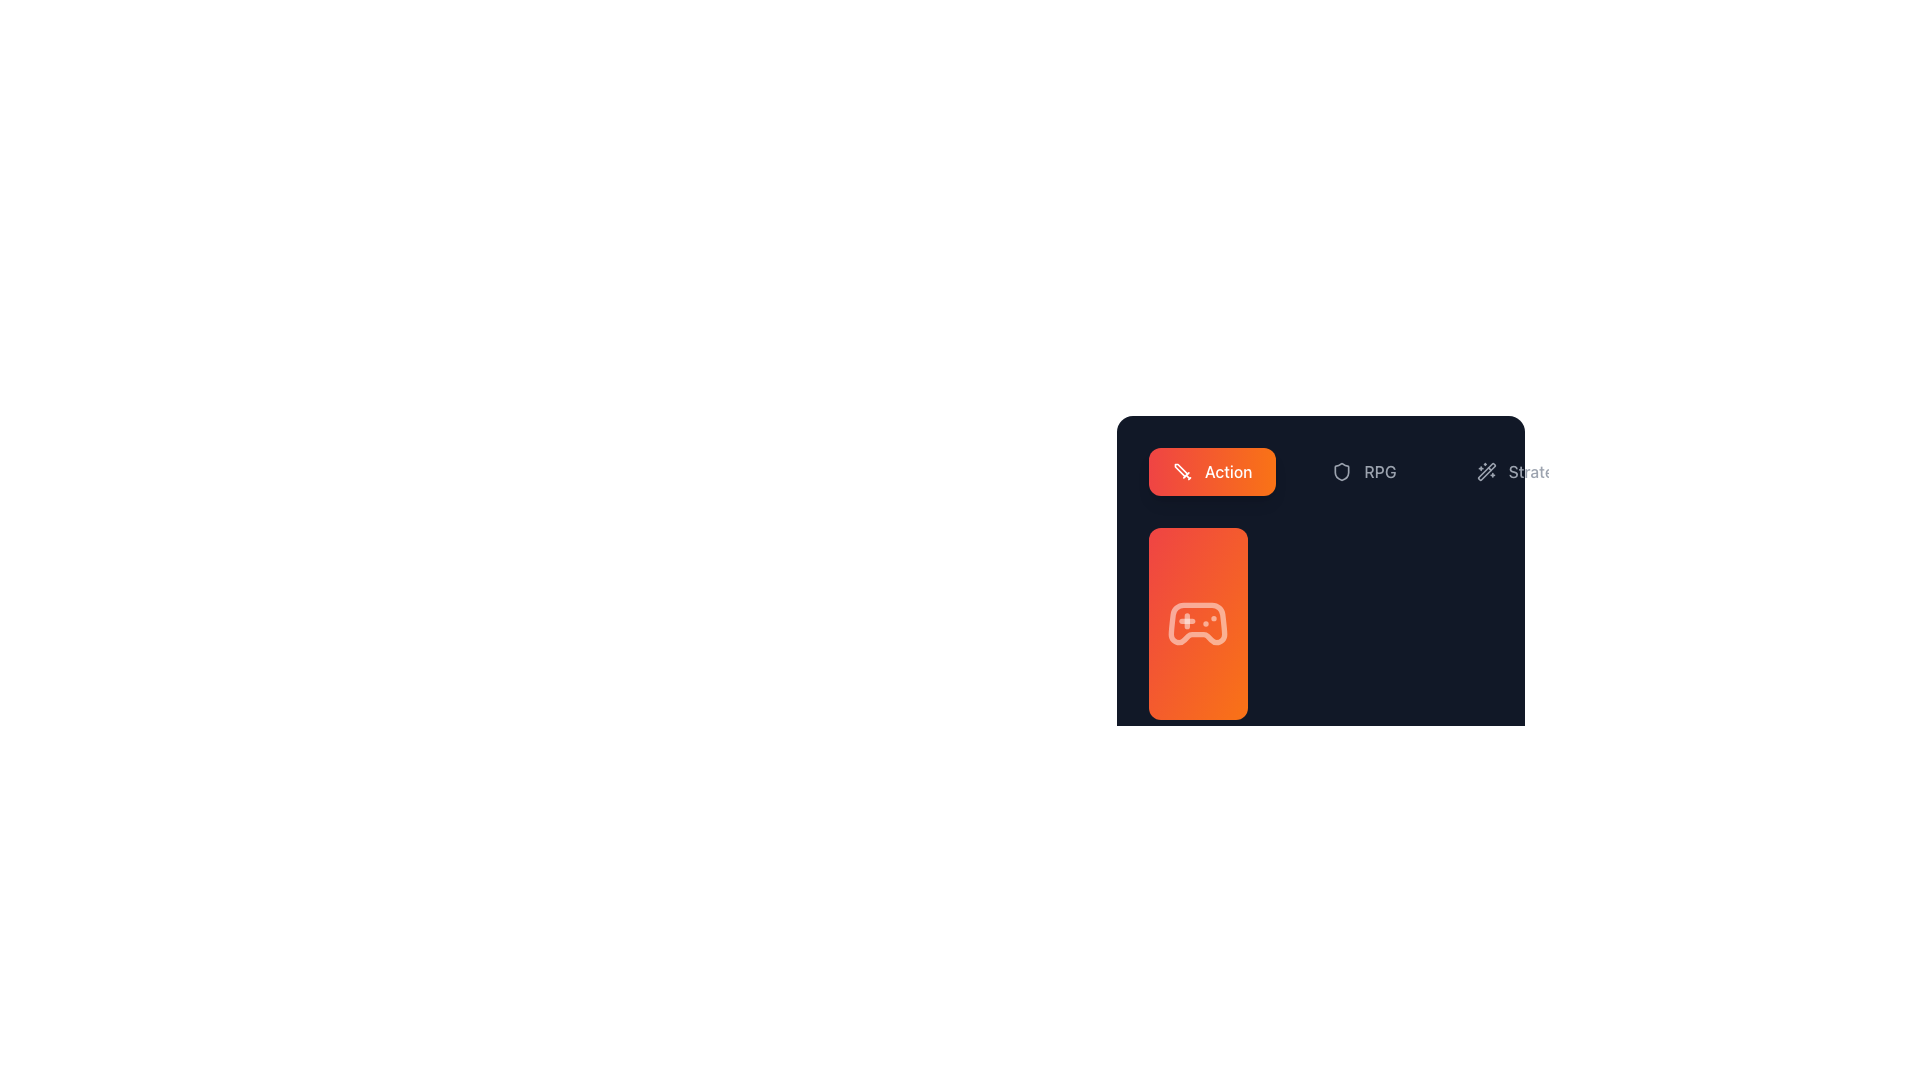  Describe the element at coordinates (1198, 623) in the screenshot. I see `the gamepad icon located in a highlighted panel with a gradient orange background, positioned below the 'Action' button` at that location.